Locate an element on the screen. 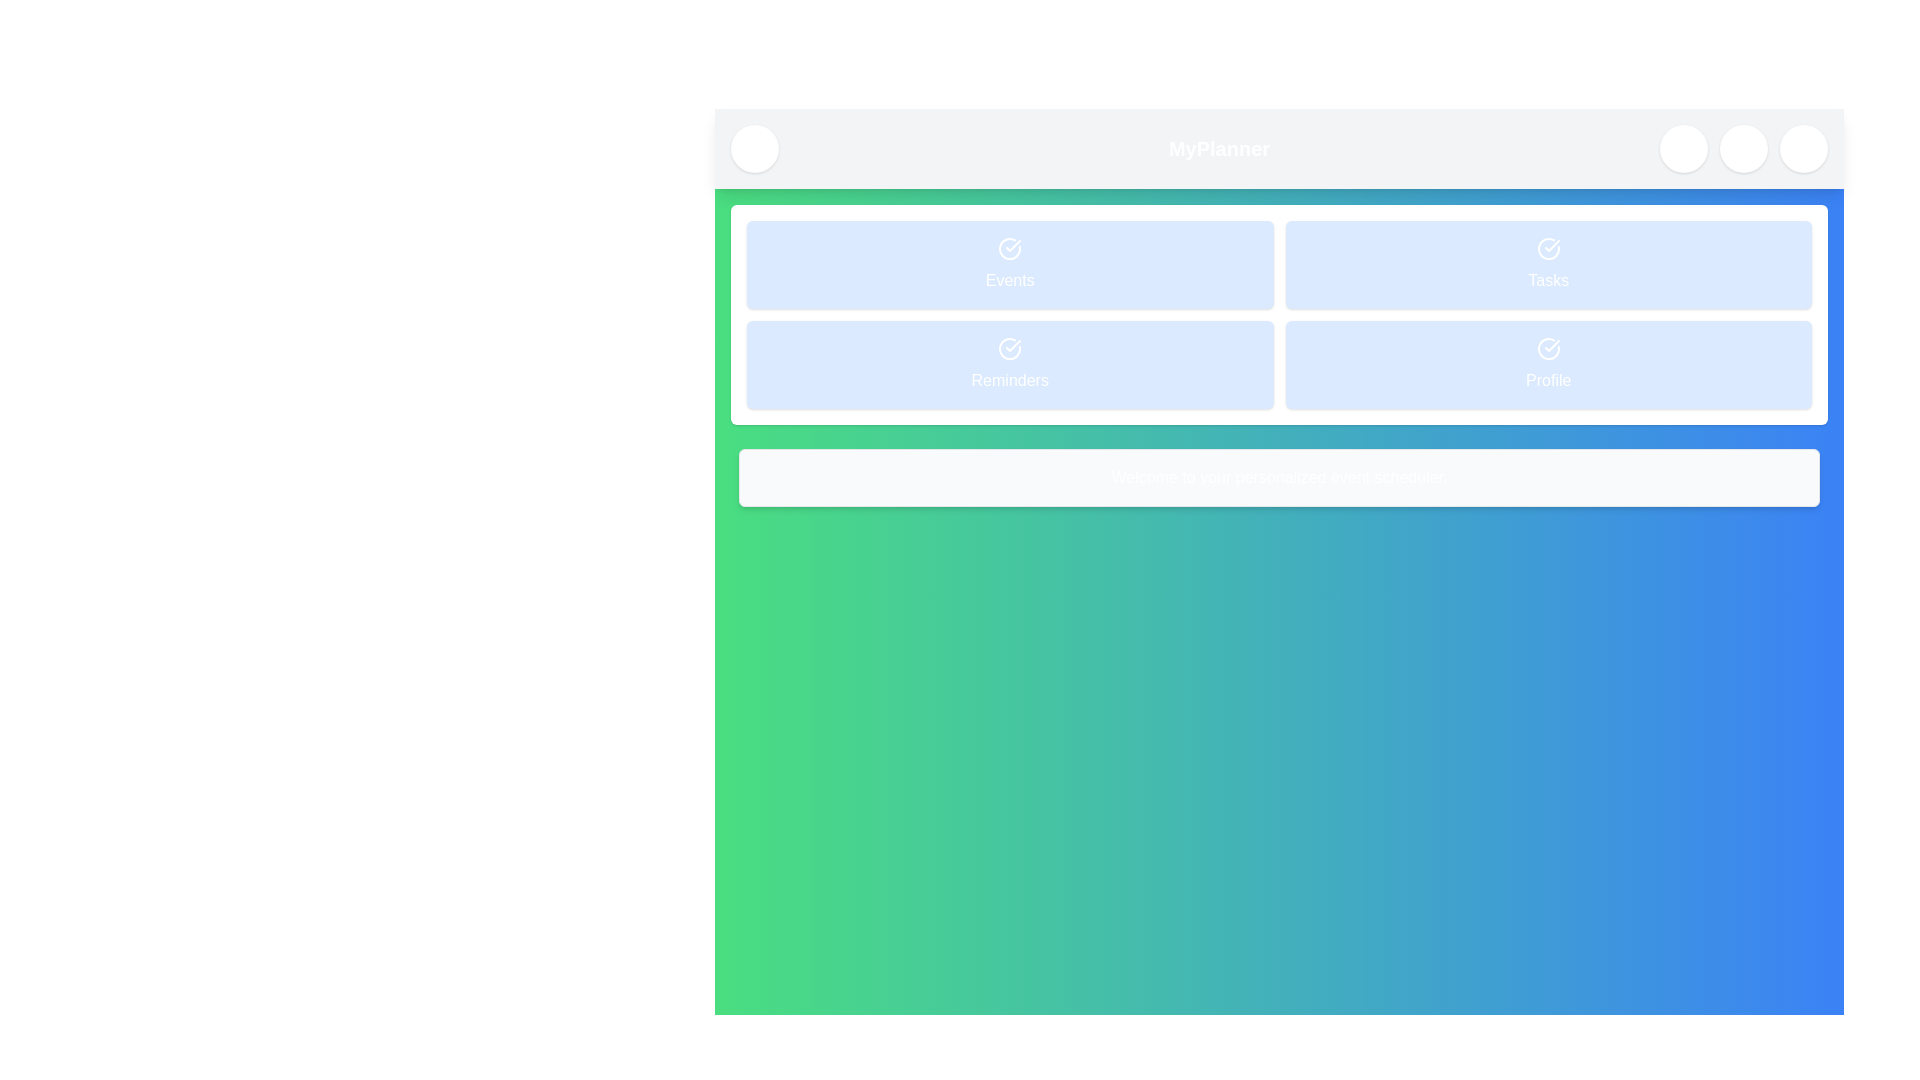 The width and height of the screenshot is (1920, 1080). the 'Events' button to navigate to the Events section is located at coordinates (1010, 264).